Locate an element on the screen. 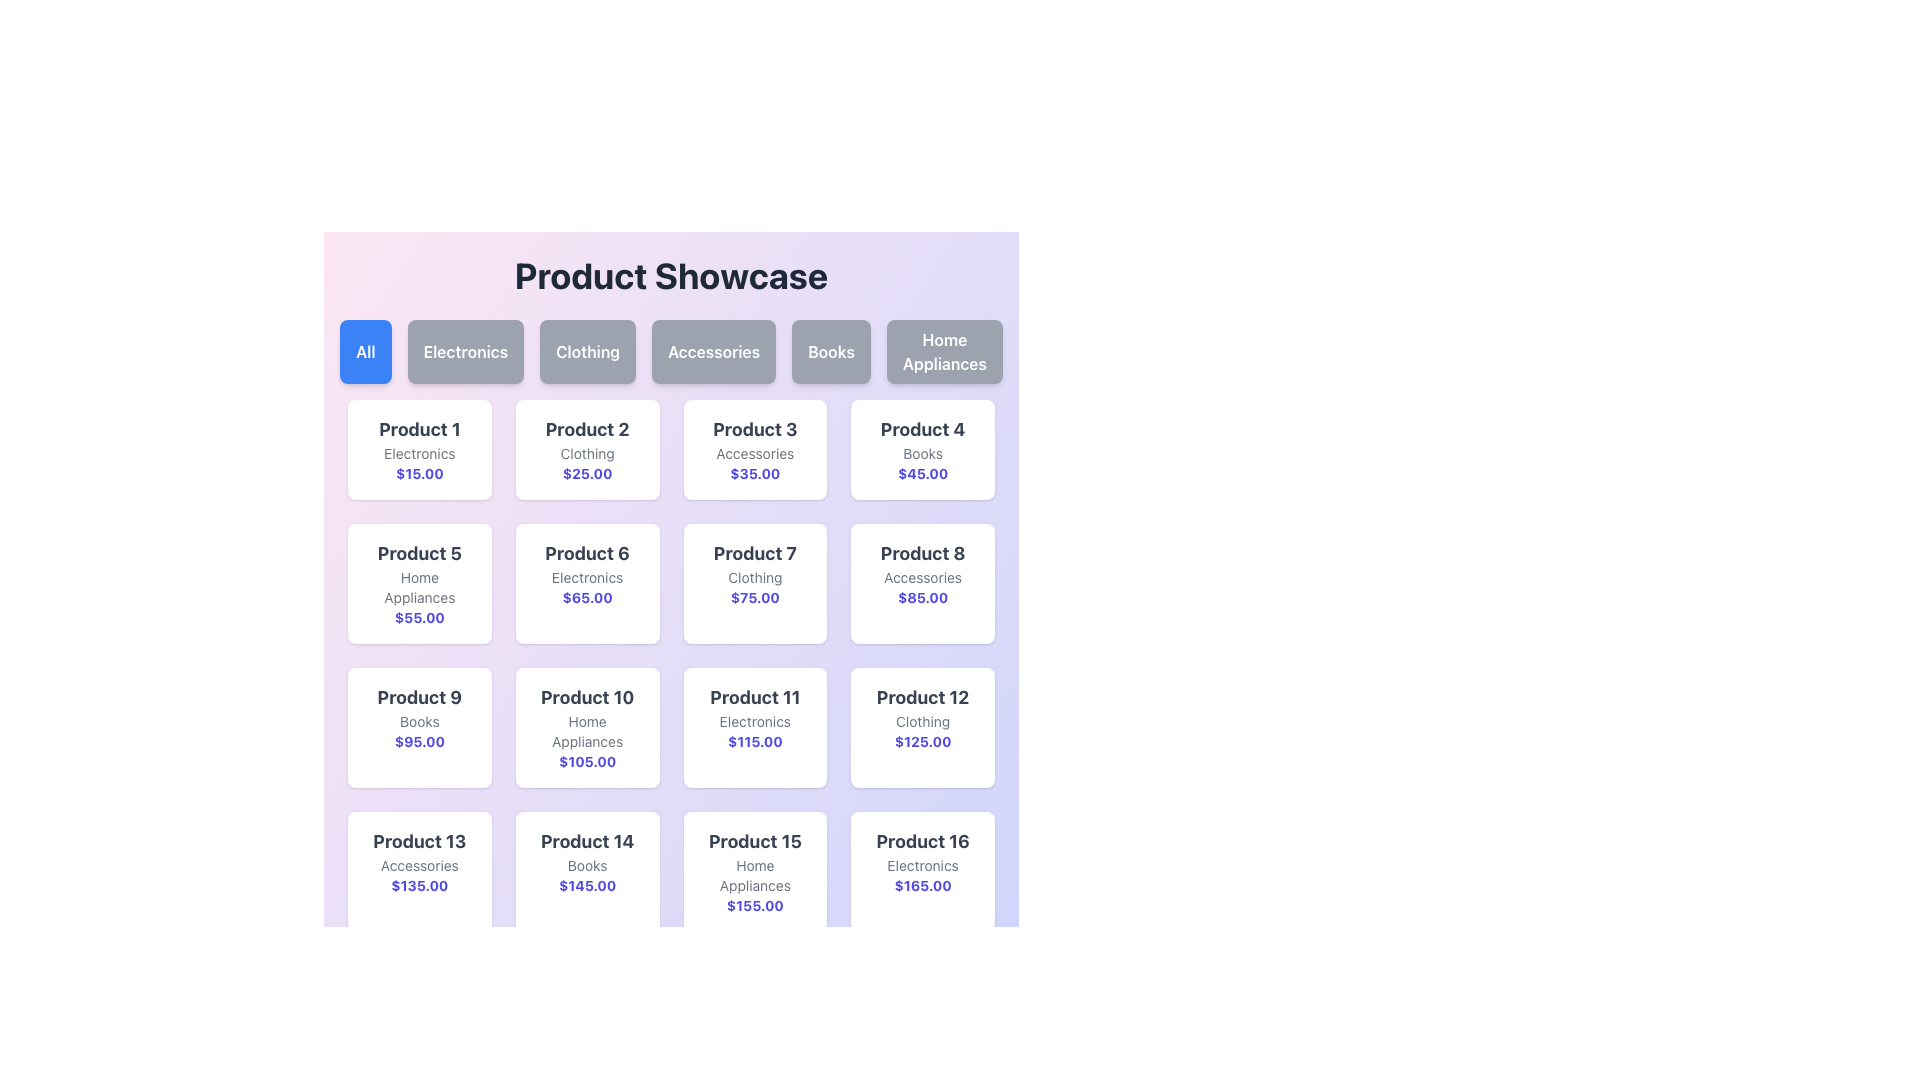  the 'Accessories' button, which is the fourth button from the left in a group of six buttons located at the top center of the interface, to filter the products is located at coordinates (714, 350).